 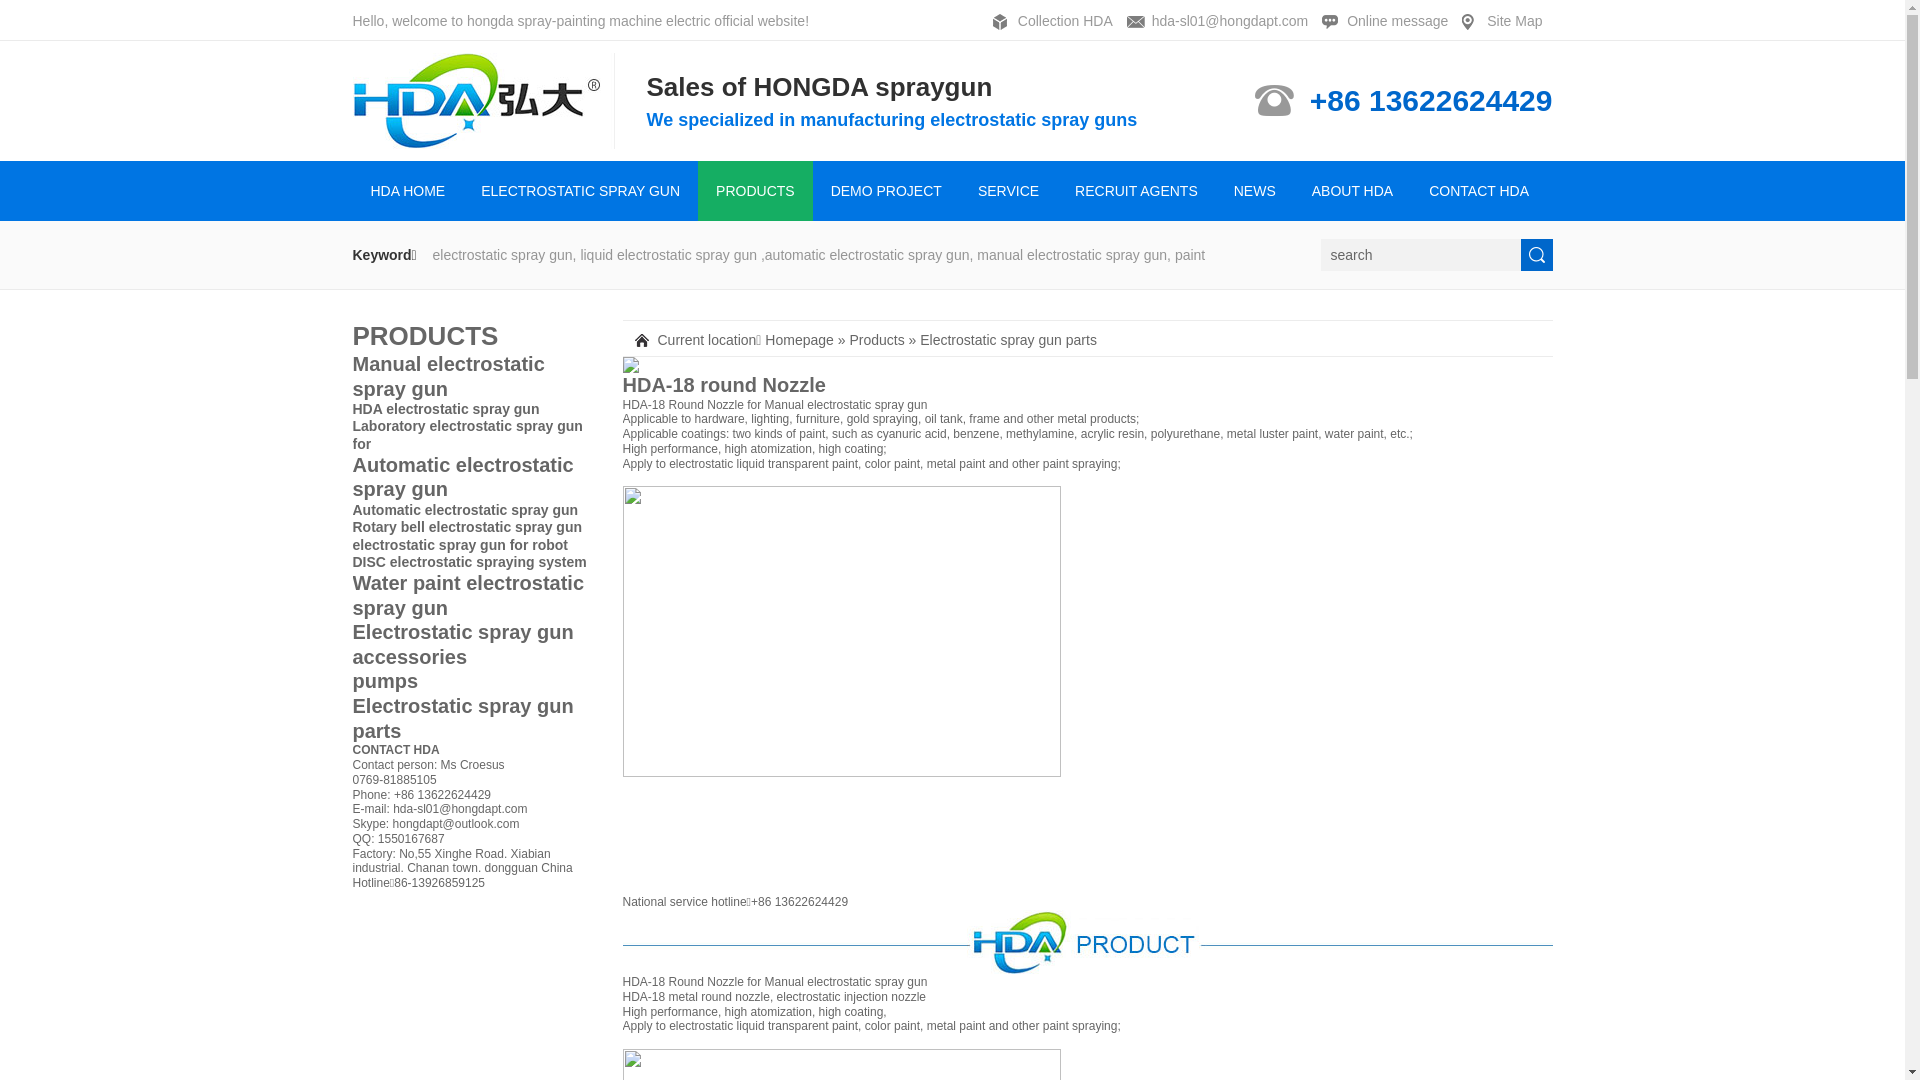 I want to click on 'Water paint electrostatic spray gun', so click(x=473, y=594).